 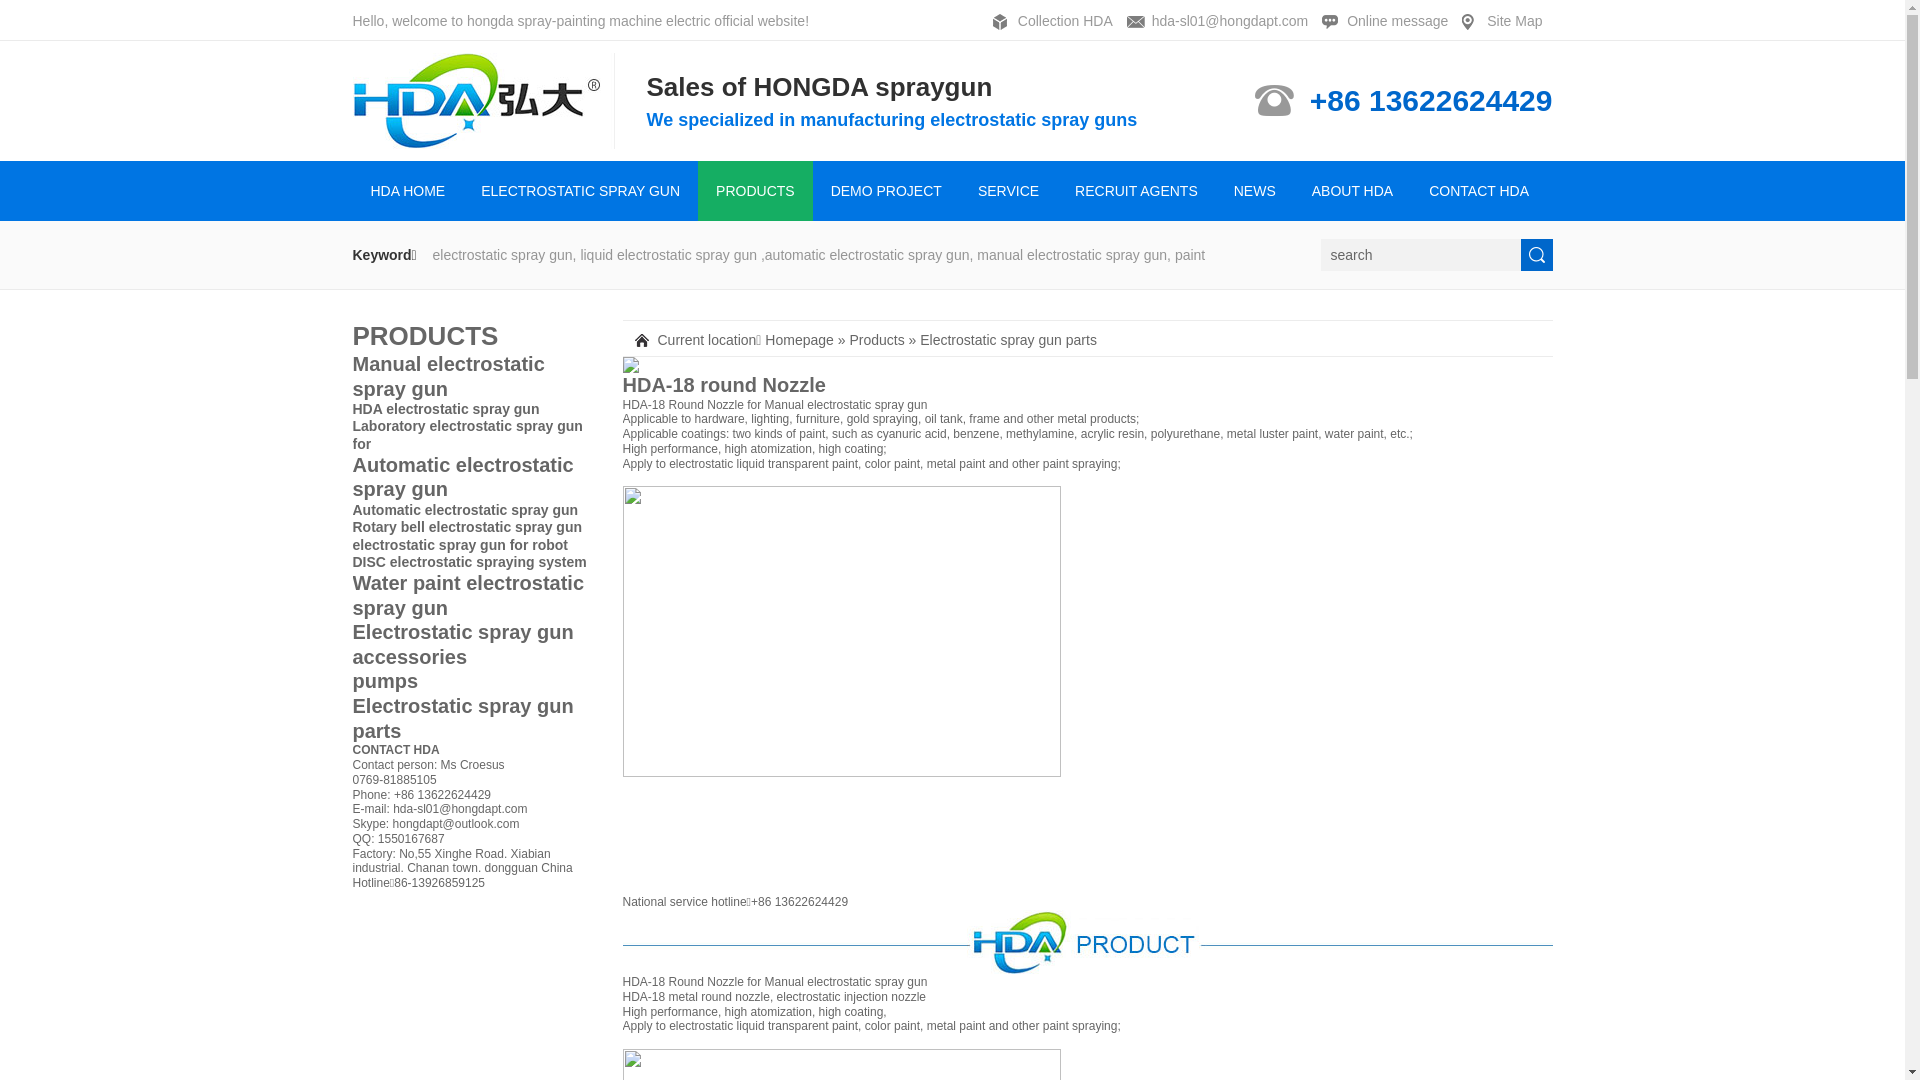 I want to click on 'Water paint electrostatic spray gun', so click(x=473, y=594).